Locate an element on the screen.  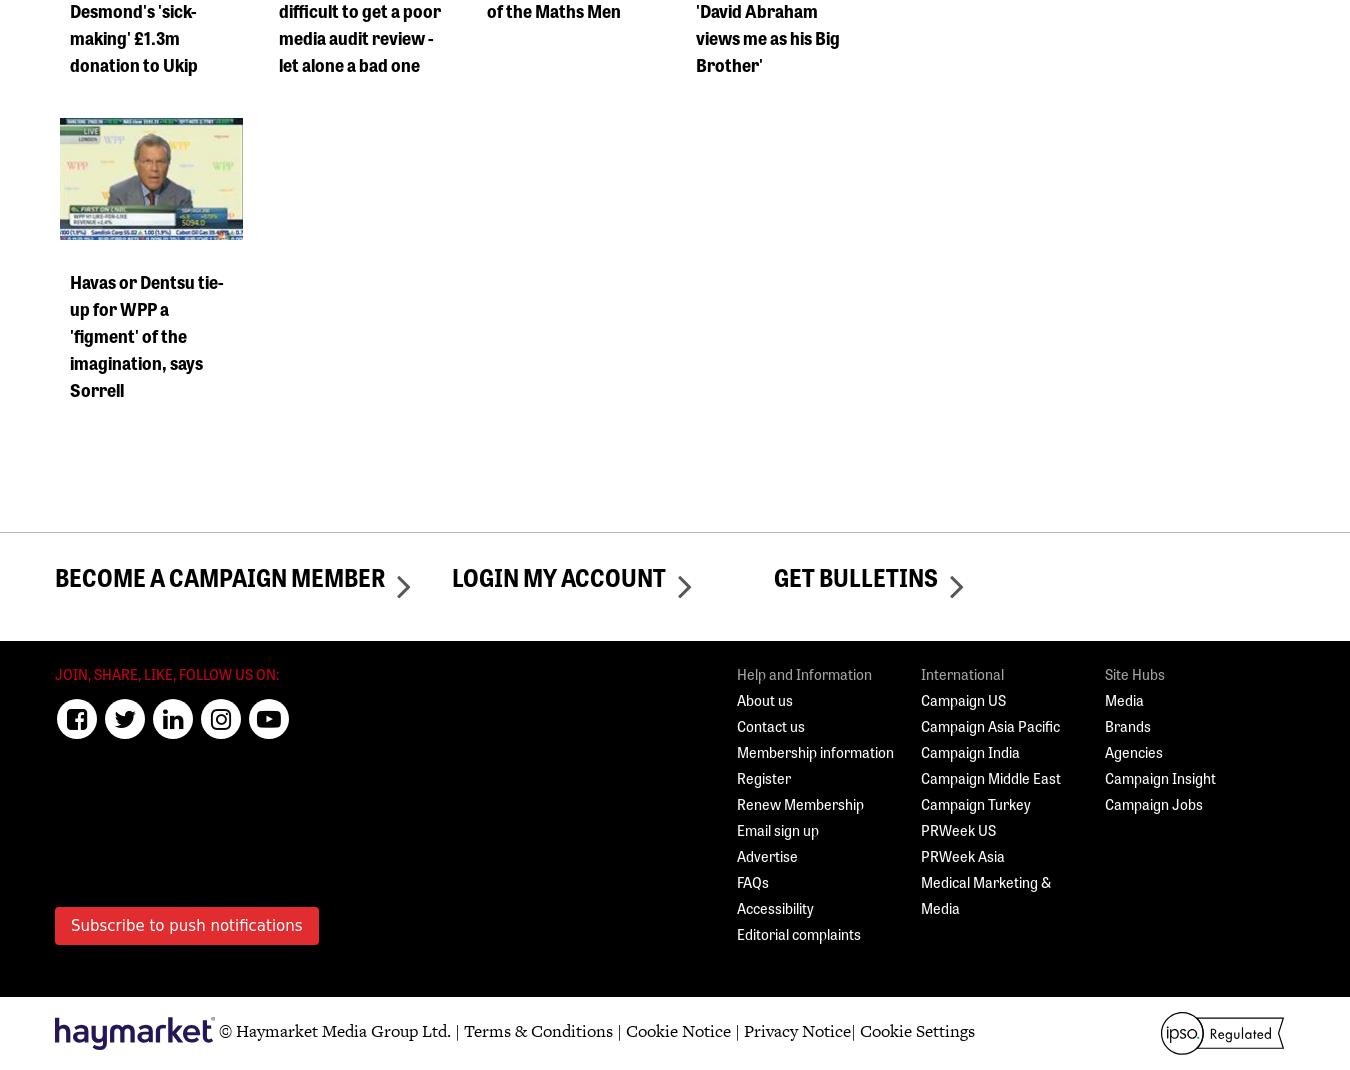
'Brands' is located at coordinates (1127, 724).